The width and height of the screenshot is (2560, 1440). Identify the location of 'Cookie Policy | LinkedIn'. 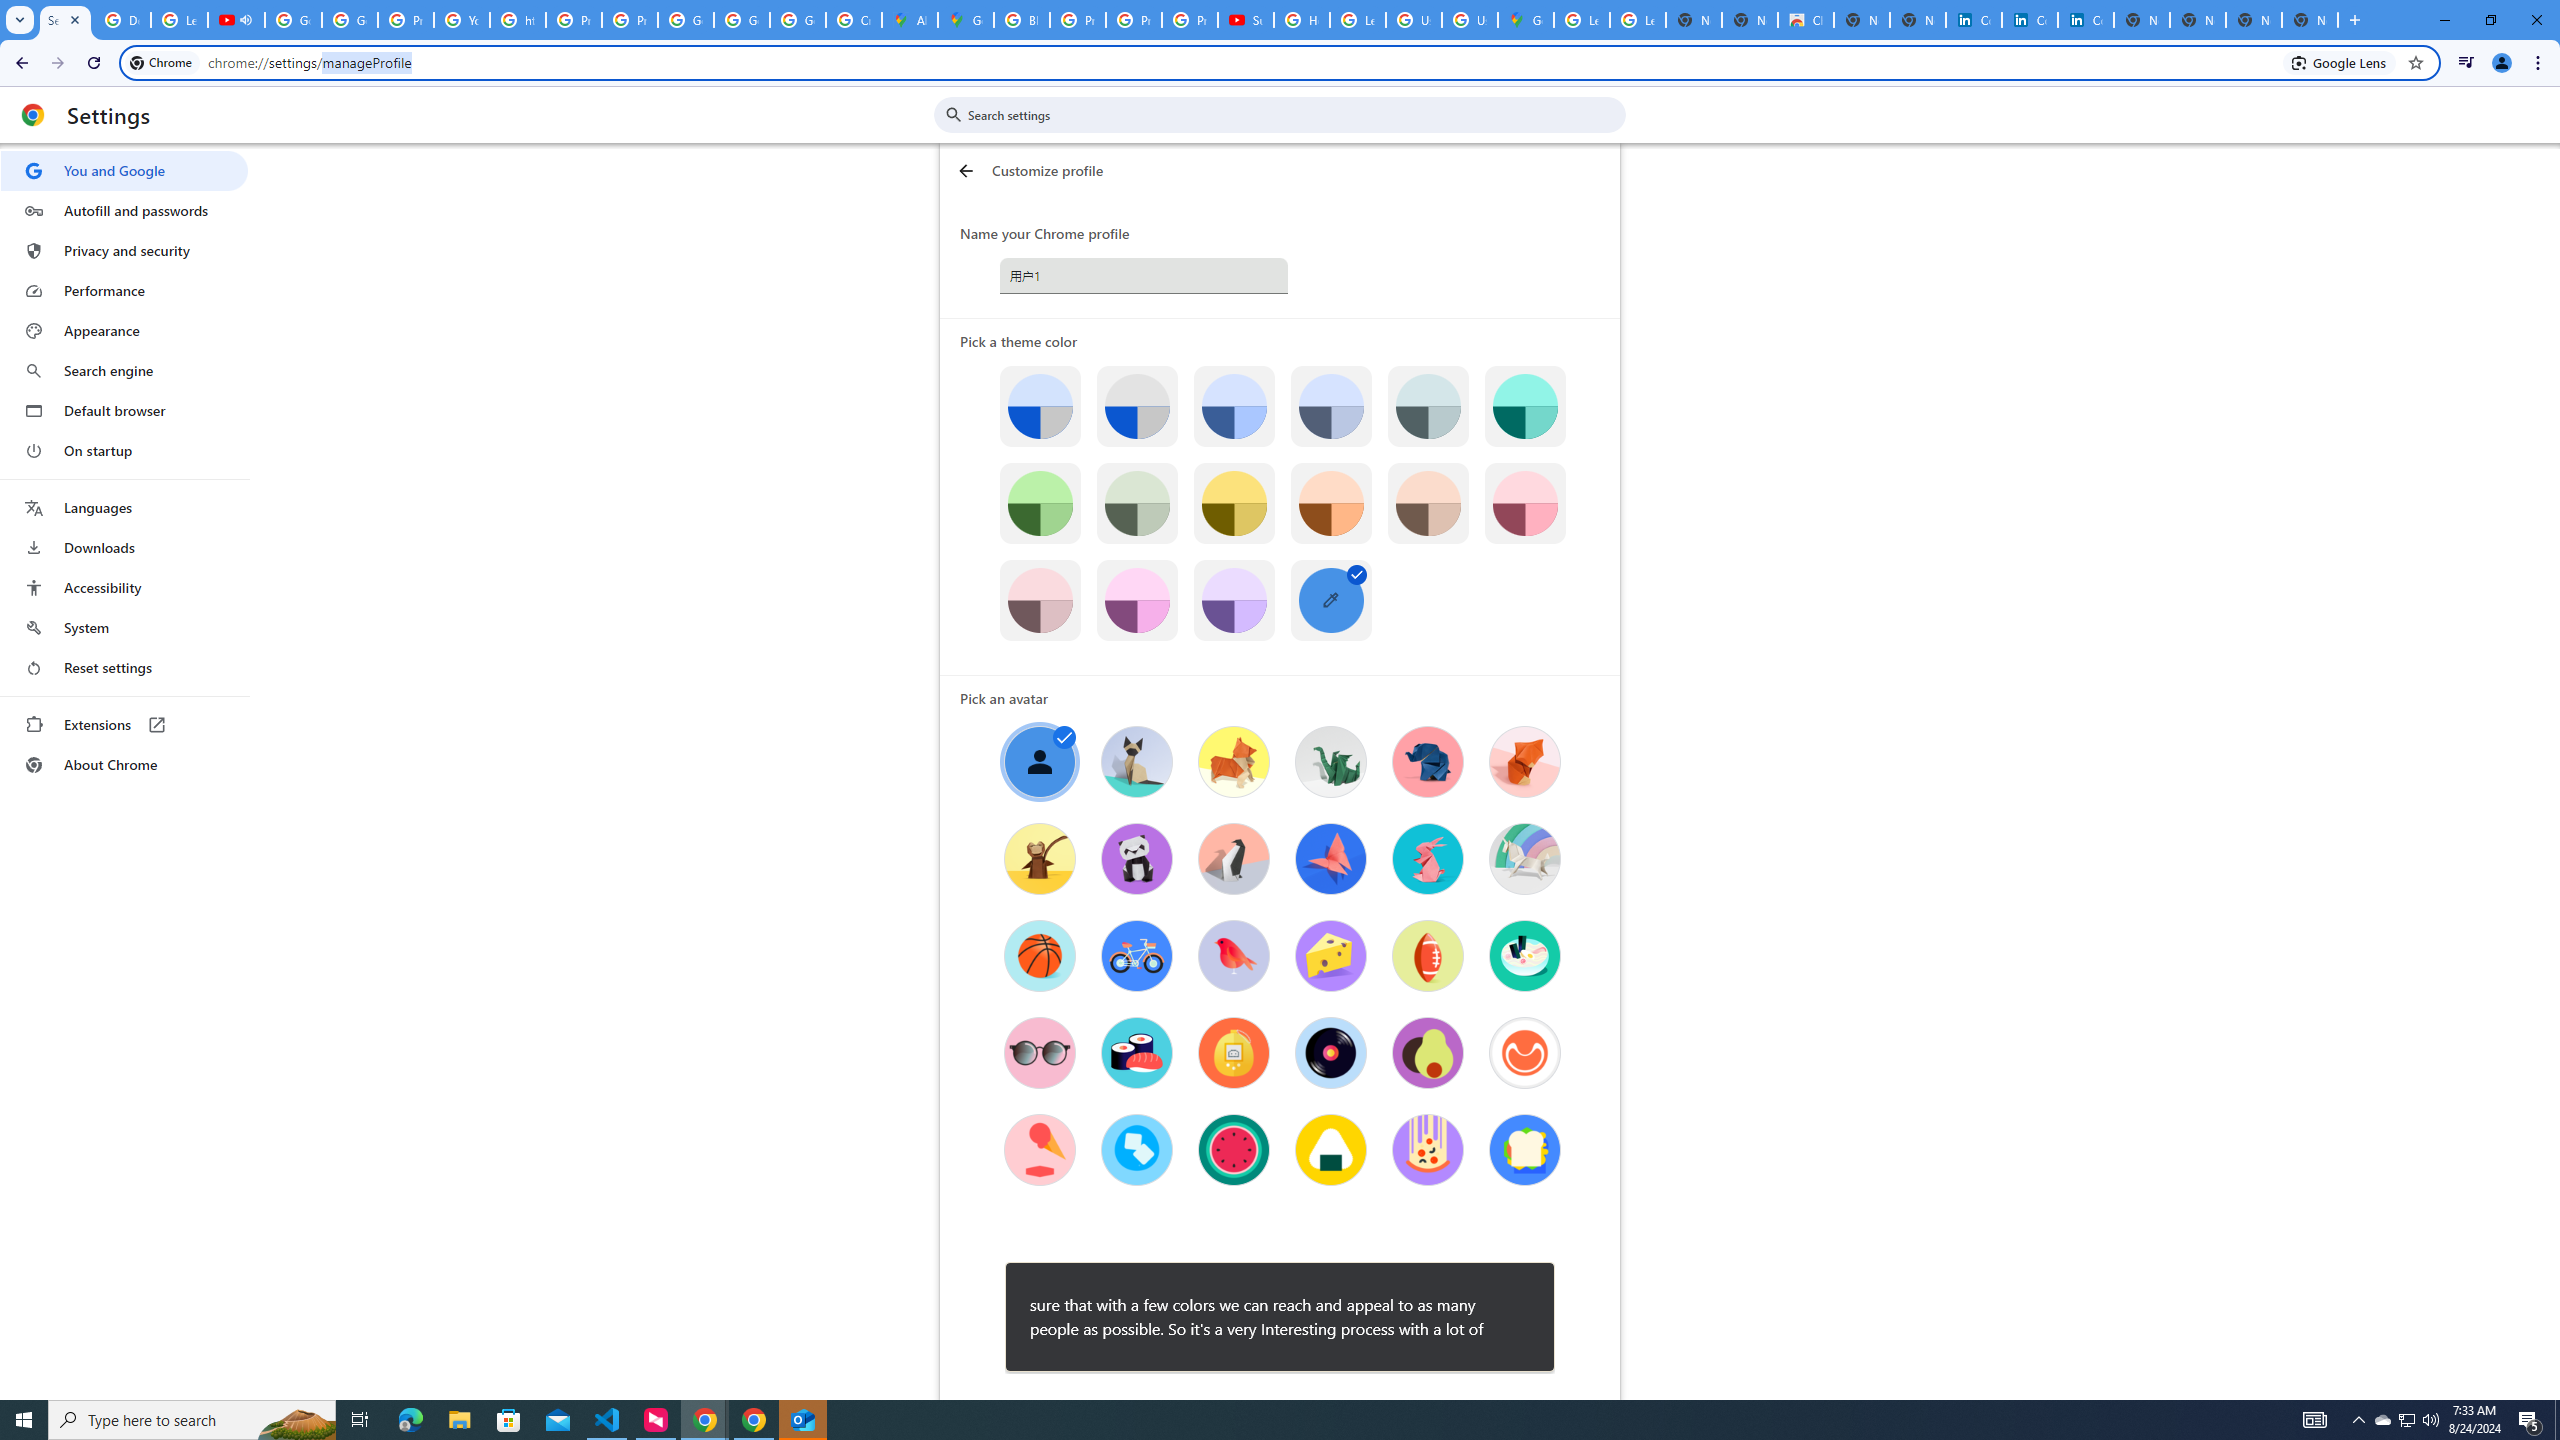
(2030, 19).